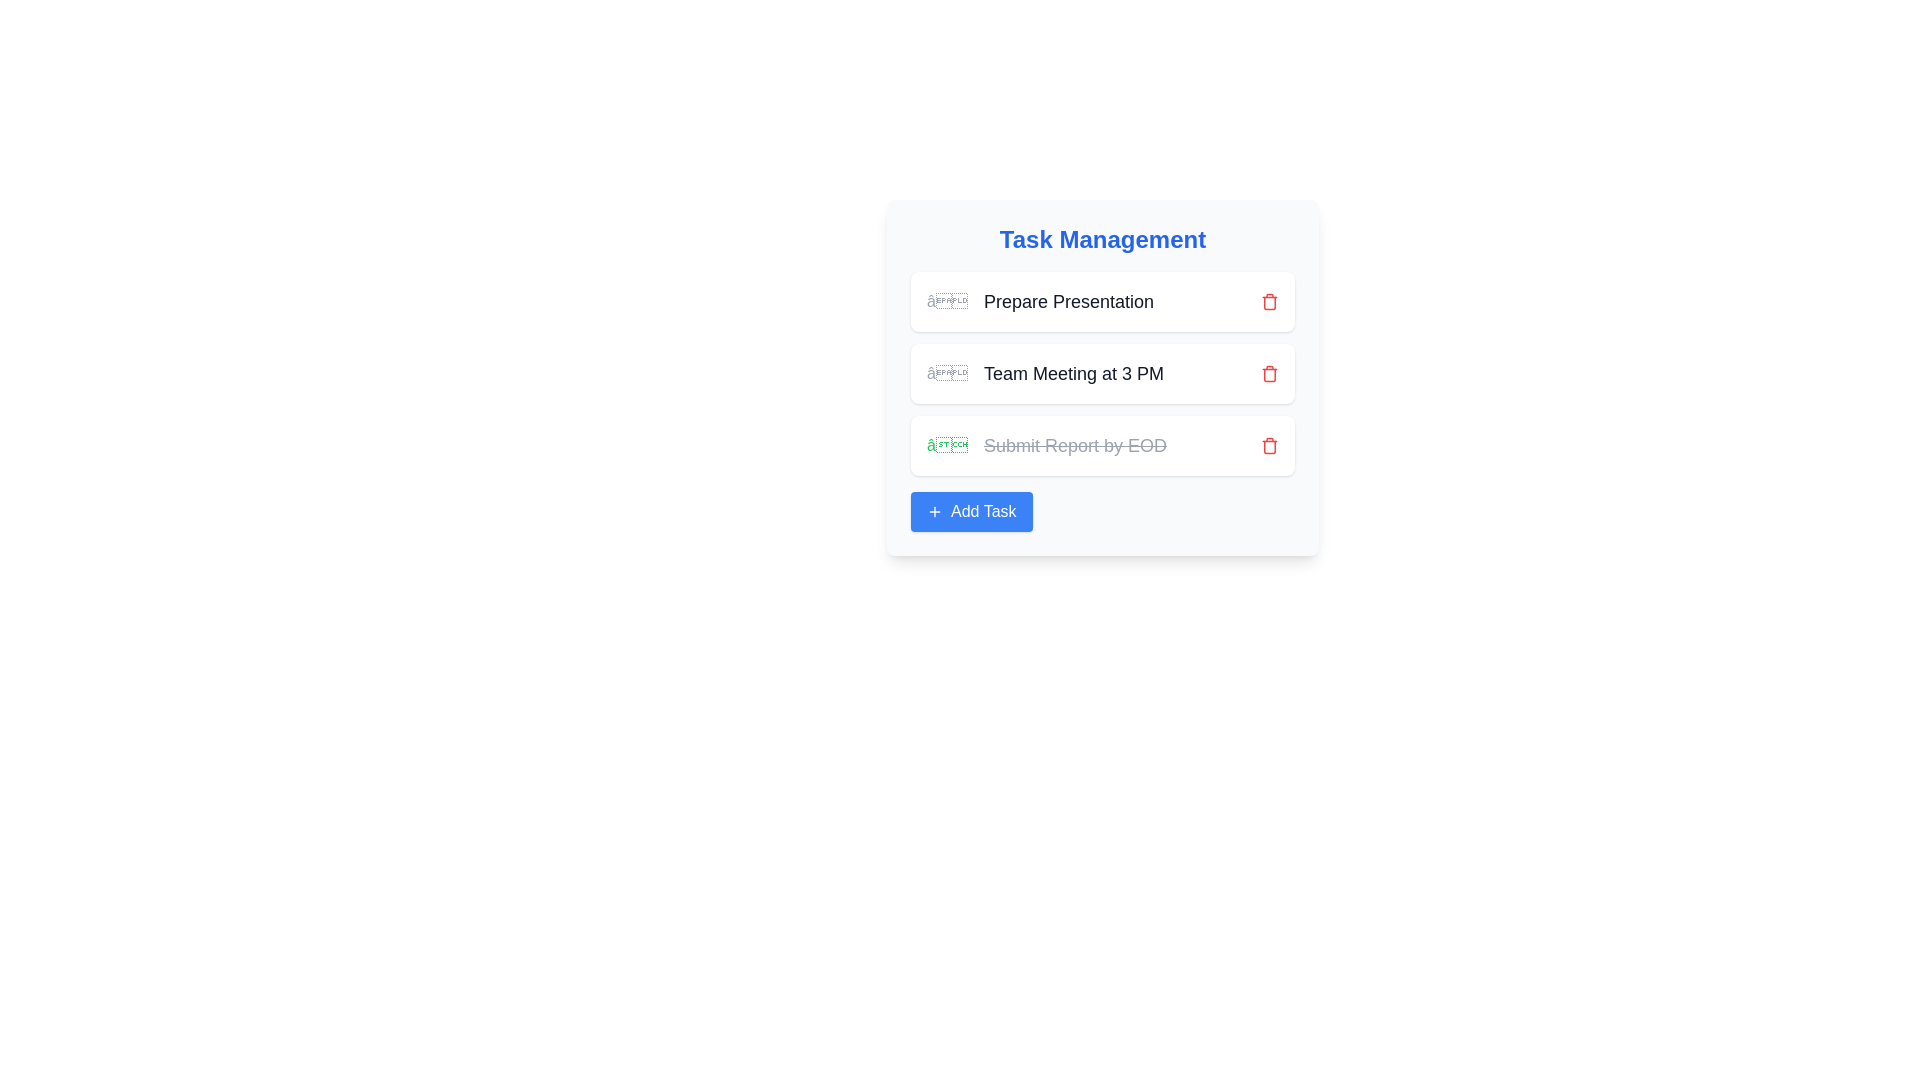 The image size is (1920, 1080). I want to click on the green checkmark icon located left of the text 'Submit Report by EOD' to trigger visual feedback, so click(946, 445).